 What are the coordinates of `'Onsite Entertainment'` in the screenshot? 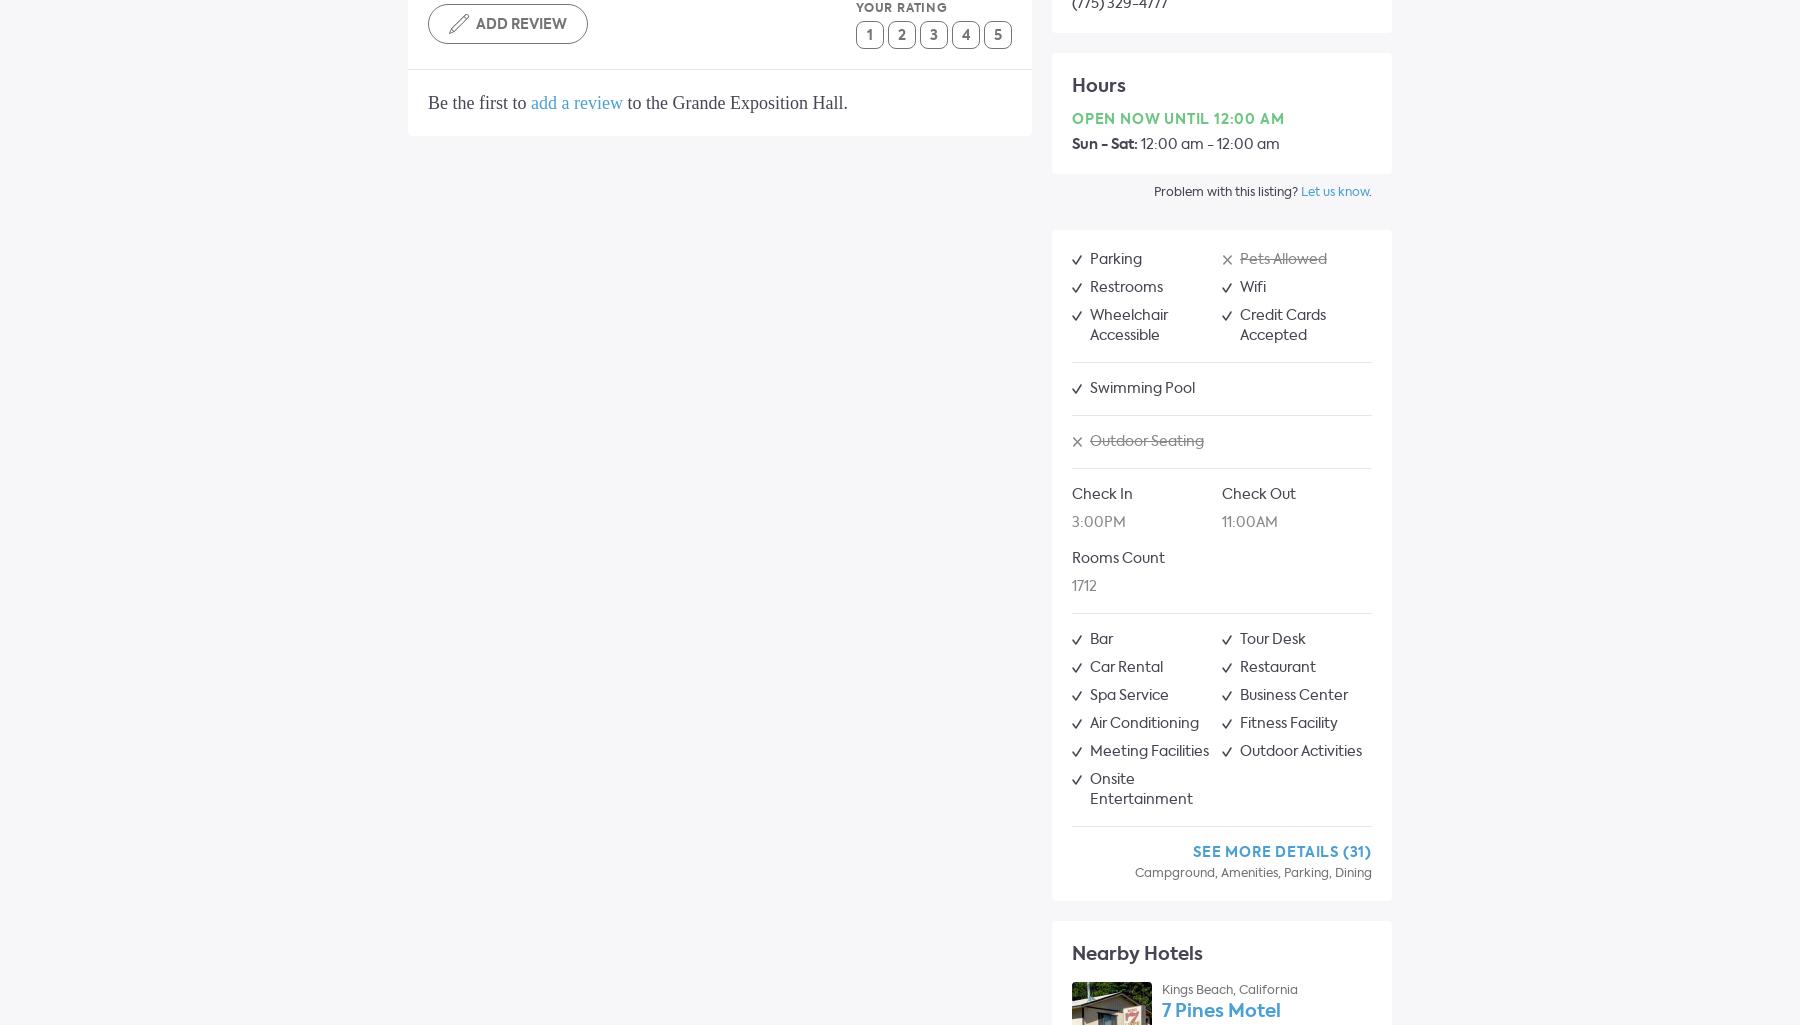 It's located at (1090, 789).